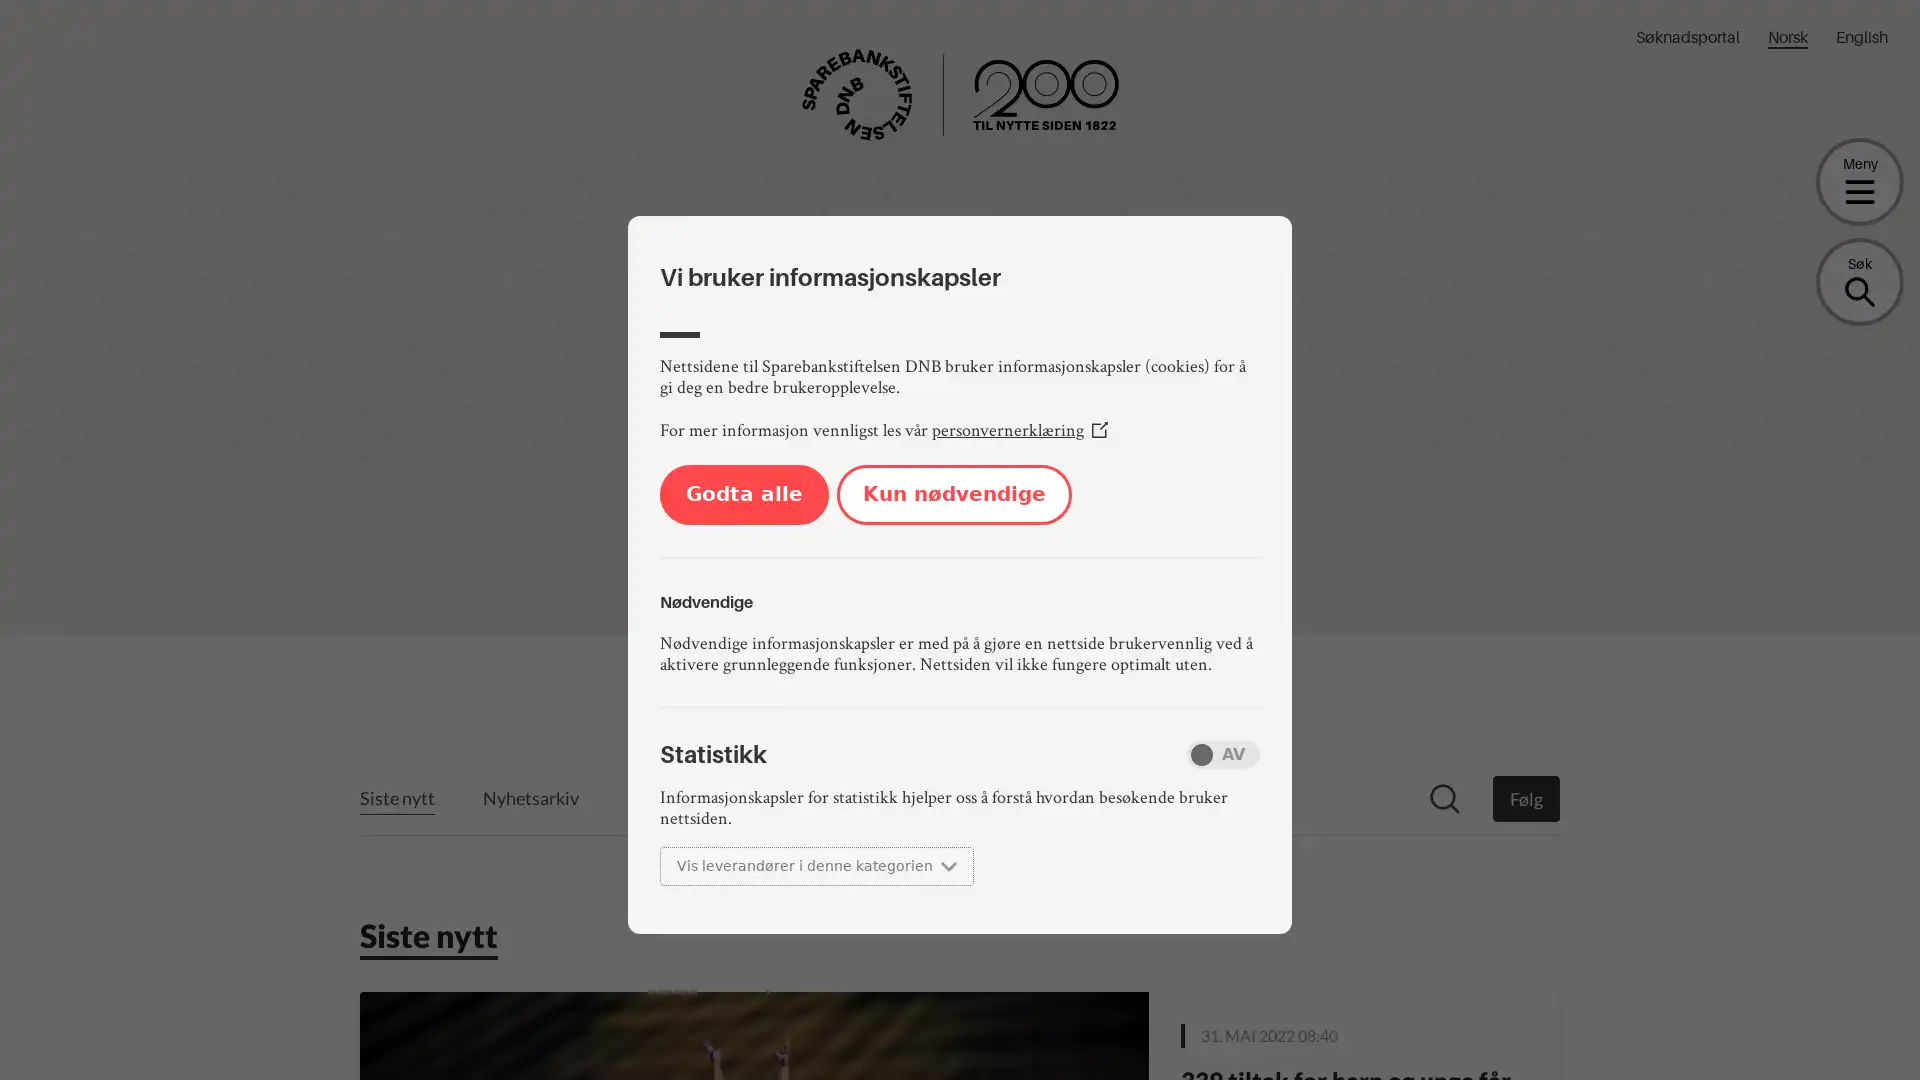  Describe the element at coordinates (816, 865) in the screenshot. I see `Vis leverandrer i denne kategorien` at that location.